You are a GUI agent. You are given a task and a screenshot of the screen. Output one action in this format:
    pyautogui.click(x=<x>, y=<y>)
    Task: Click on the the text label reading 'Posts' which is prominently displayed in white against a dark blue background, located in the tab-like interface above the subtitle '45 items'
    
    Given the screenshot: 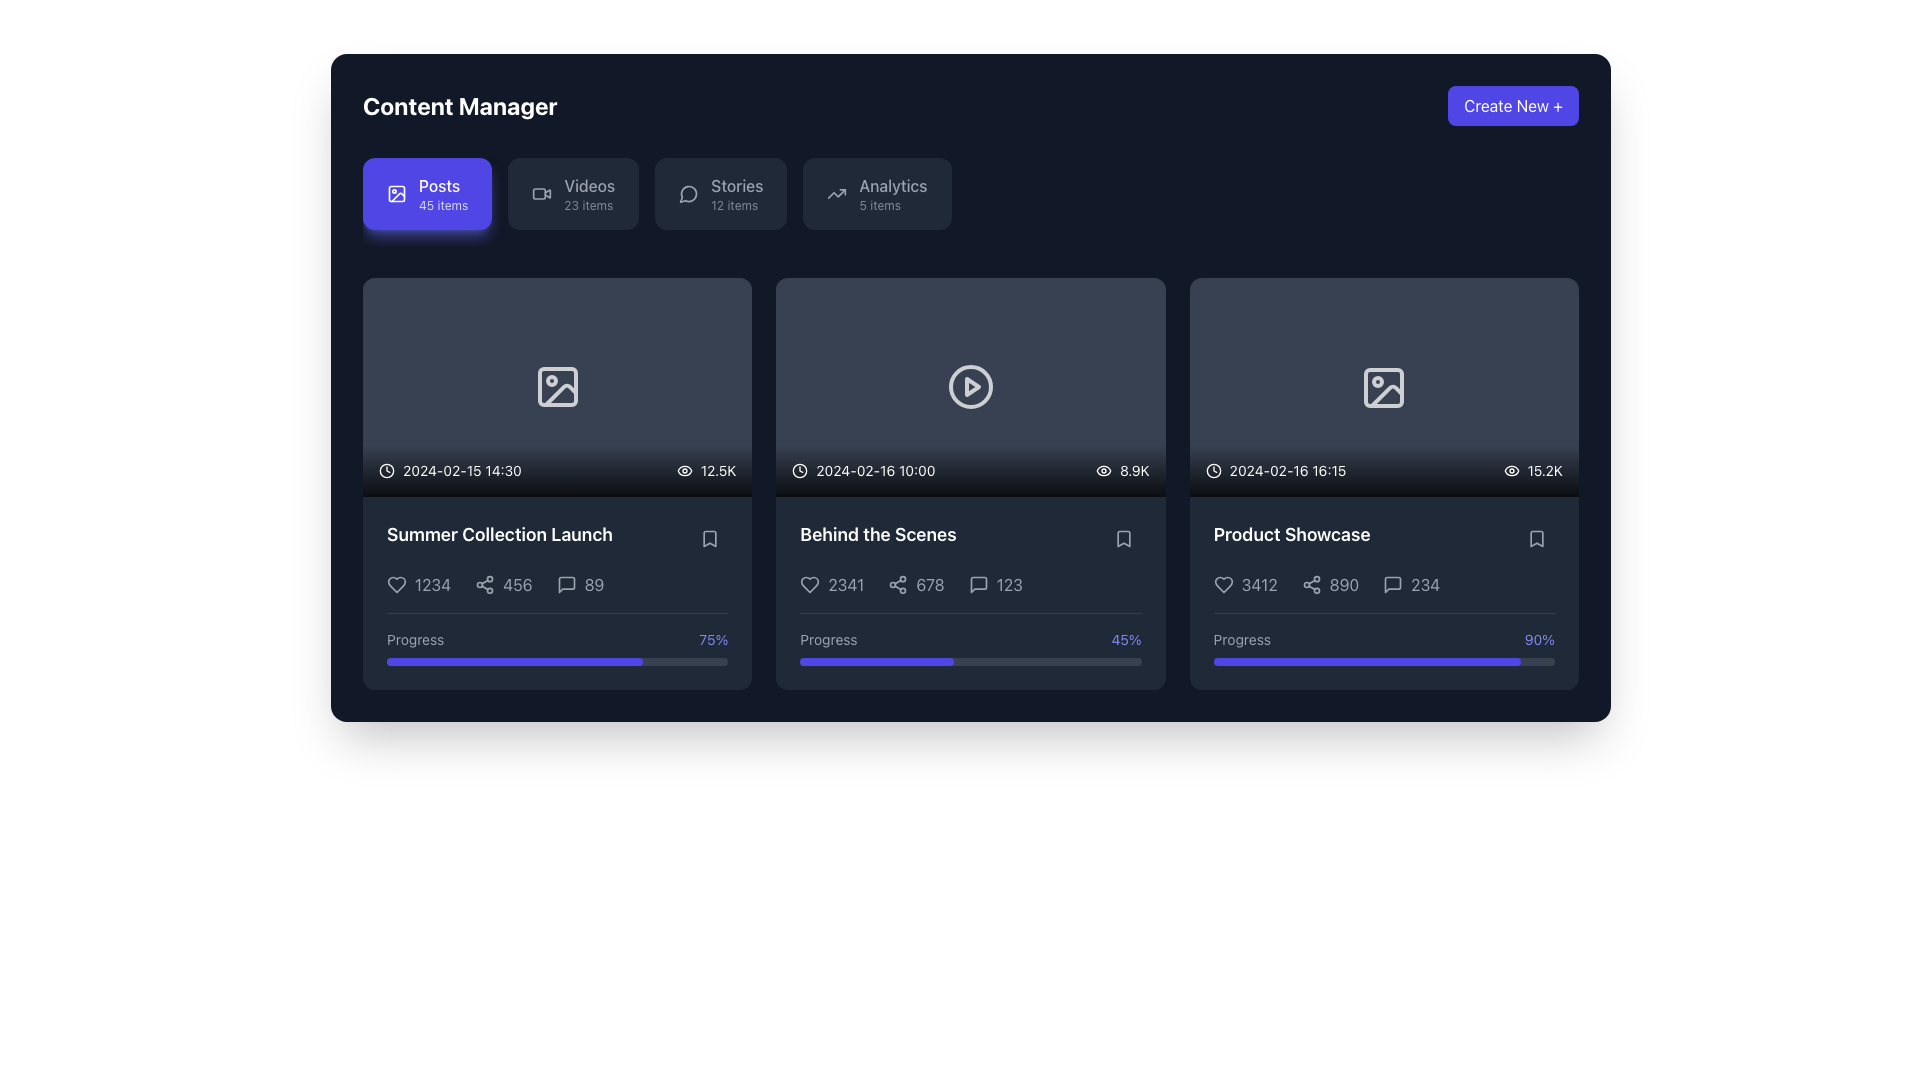 What is the action you would take?
    pyautogui.click(x=438, y=185)
    